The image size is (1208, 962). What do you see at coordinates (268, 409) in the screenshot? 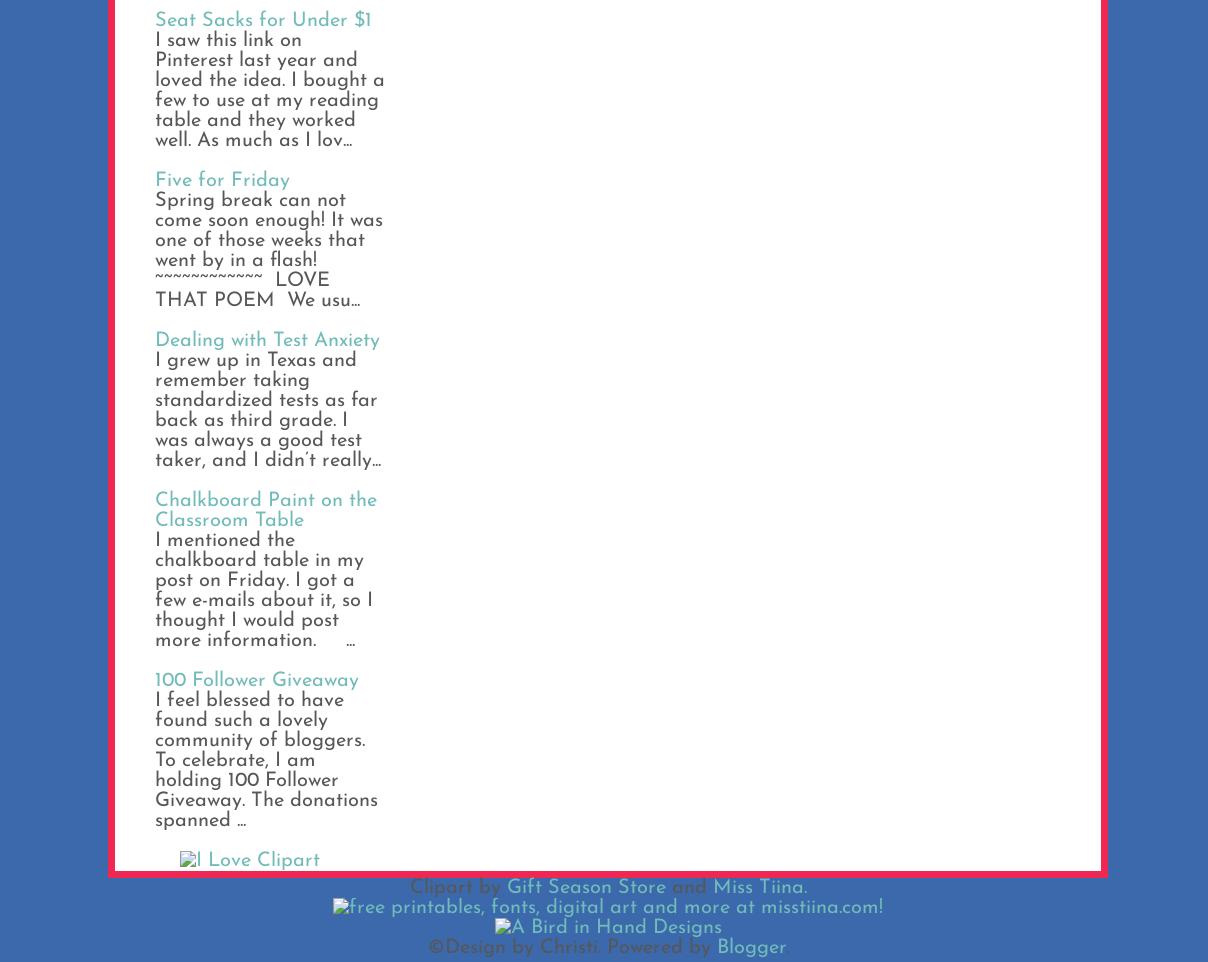
I see `'I grew up in Texas and remember taking standardized tests as far back as third grade. I was always a good test taker, and I didn’t really...'` at bounding box center [268, 409].